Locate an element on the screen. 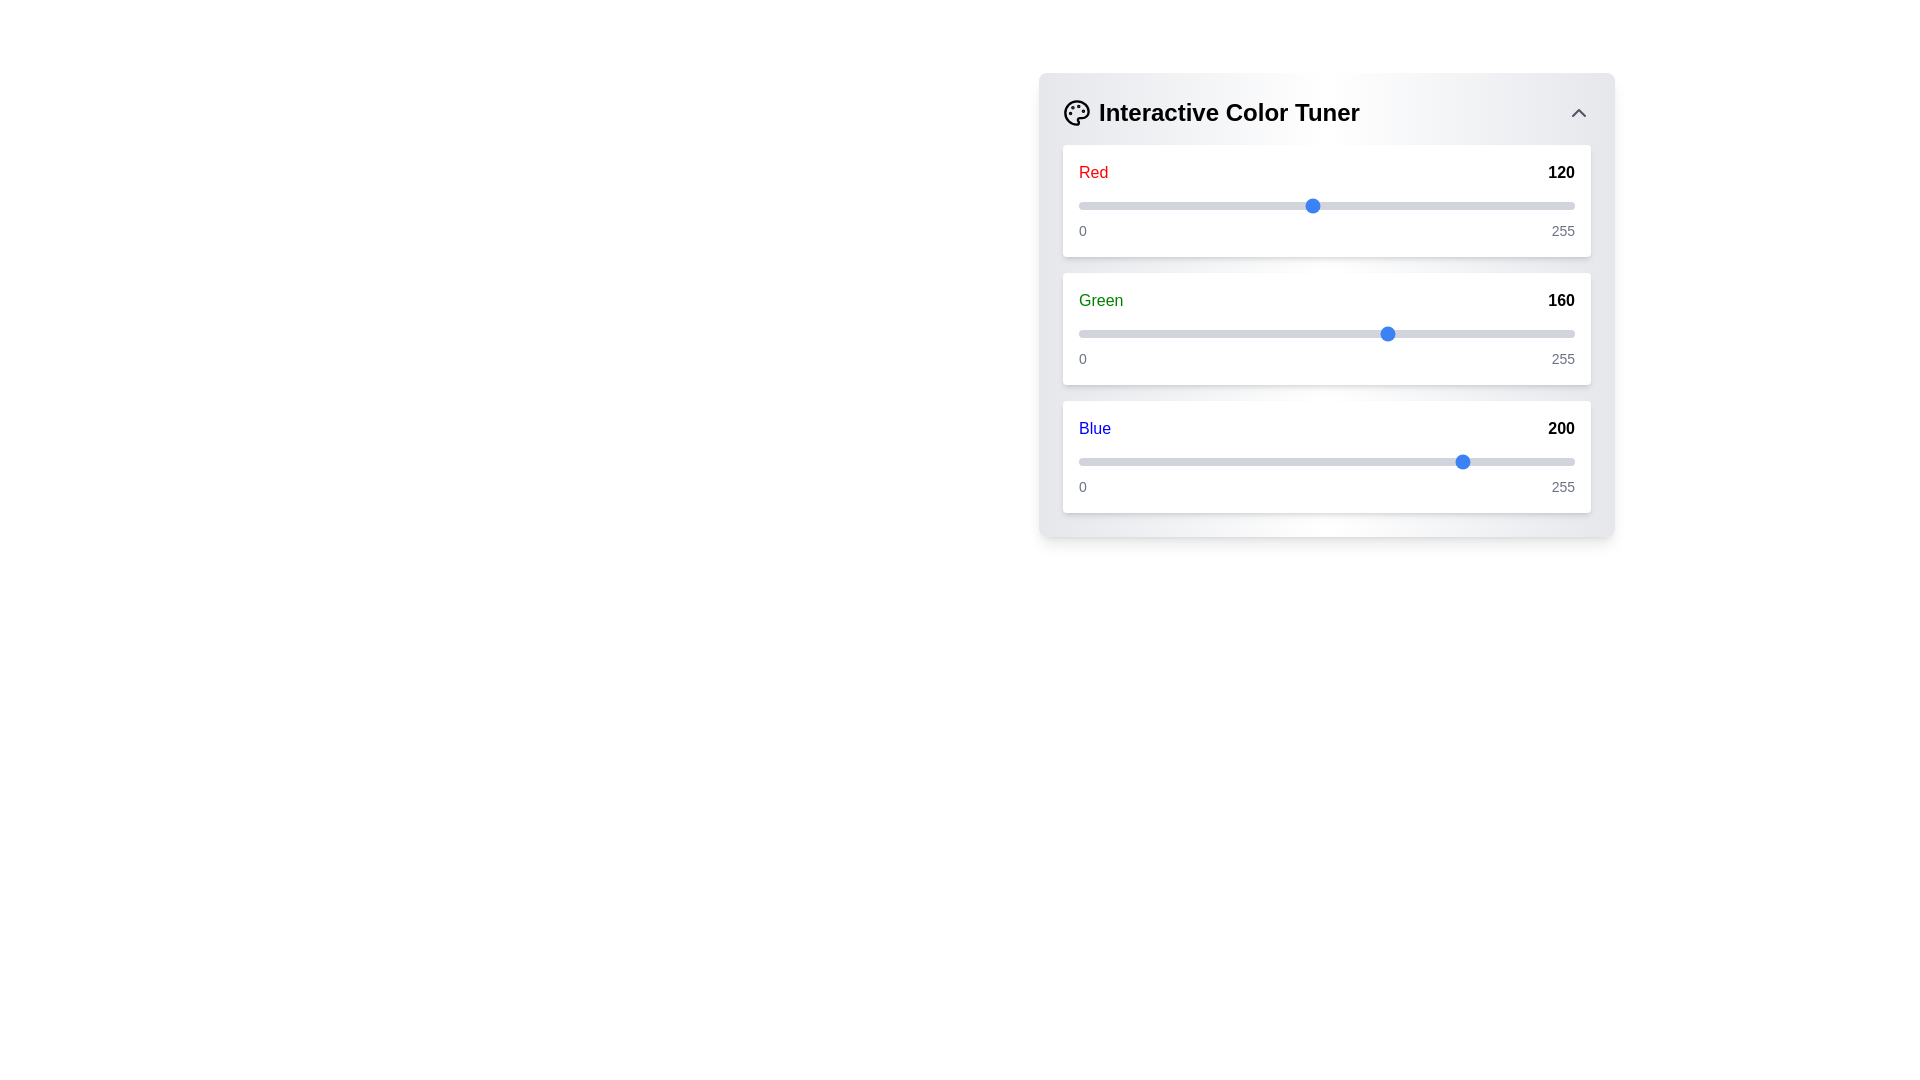  the numerical label '0' located on the left side of the 'Green' slider section is located at coordinates (1081, 357).